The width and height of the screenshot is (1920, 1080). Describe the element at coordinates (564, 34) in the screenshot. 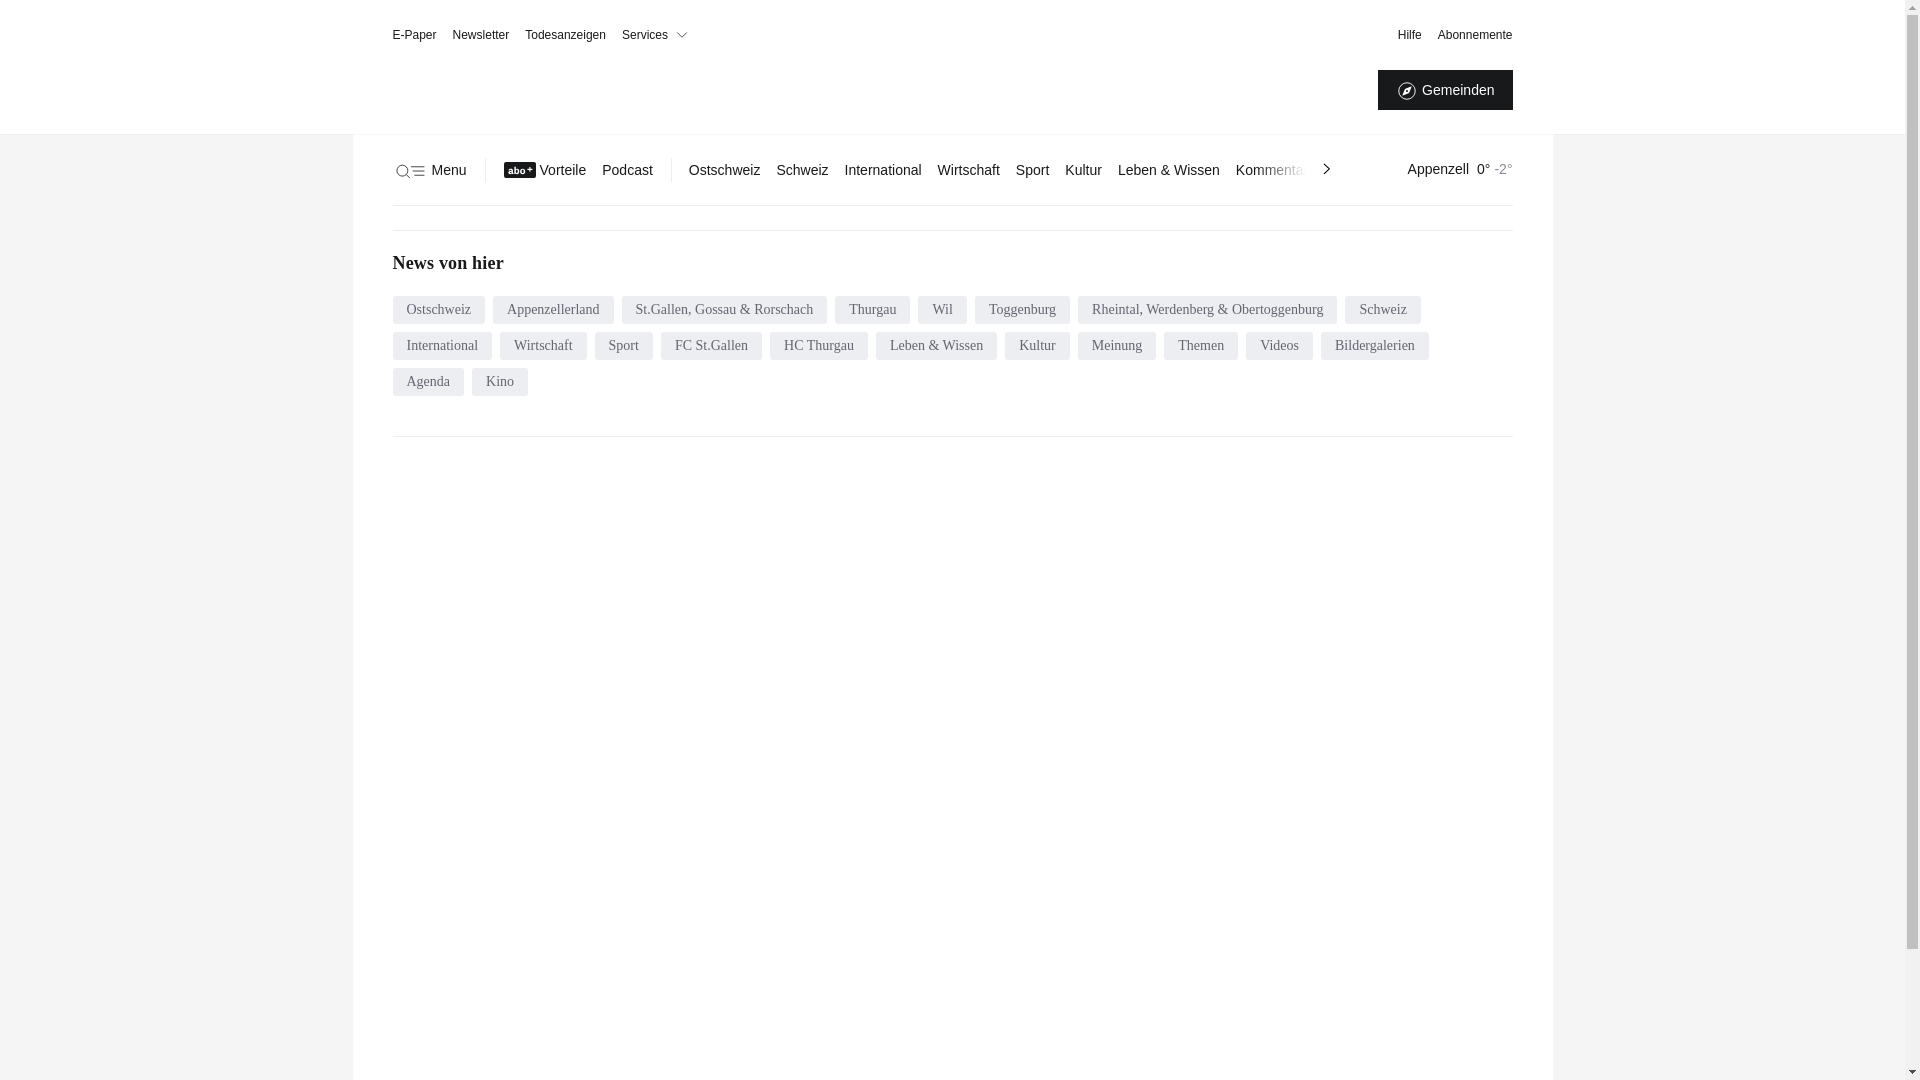

I see `'Todesanzeigen'` at that location.